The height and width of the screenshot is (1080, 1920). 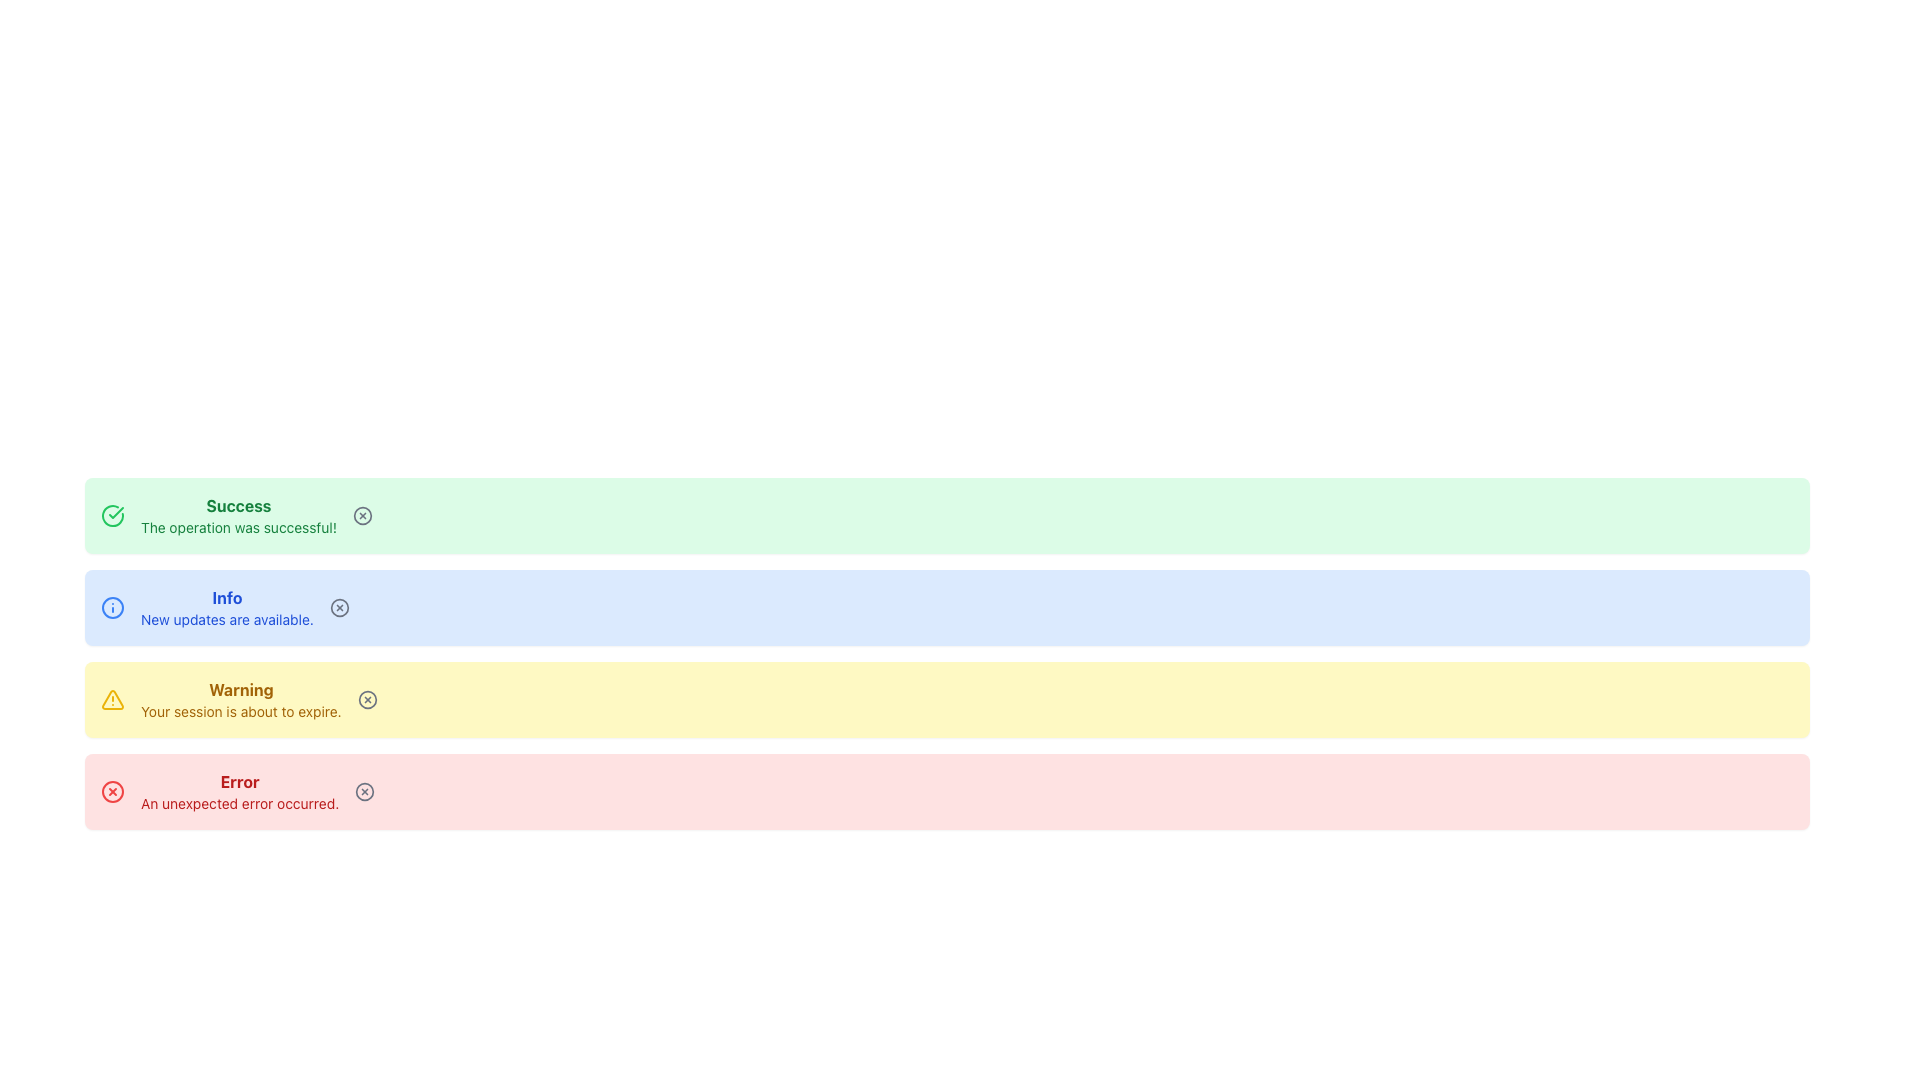 What do you see at coordinates (240, 781) in the screenshot?
I see `text of the error message header located at the top-left corner of the red notification box` at bounding box center [240, 781].